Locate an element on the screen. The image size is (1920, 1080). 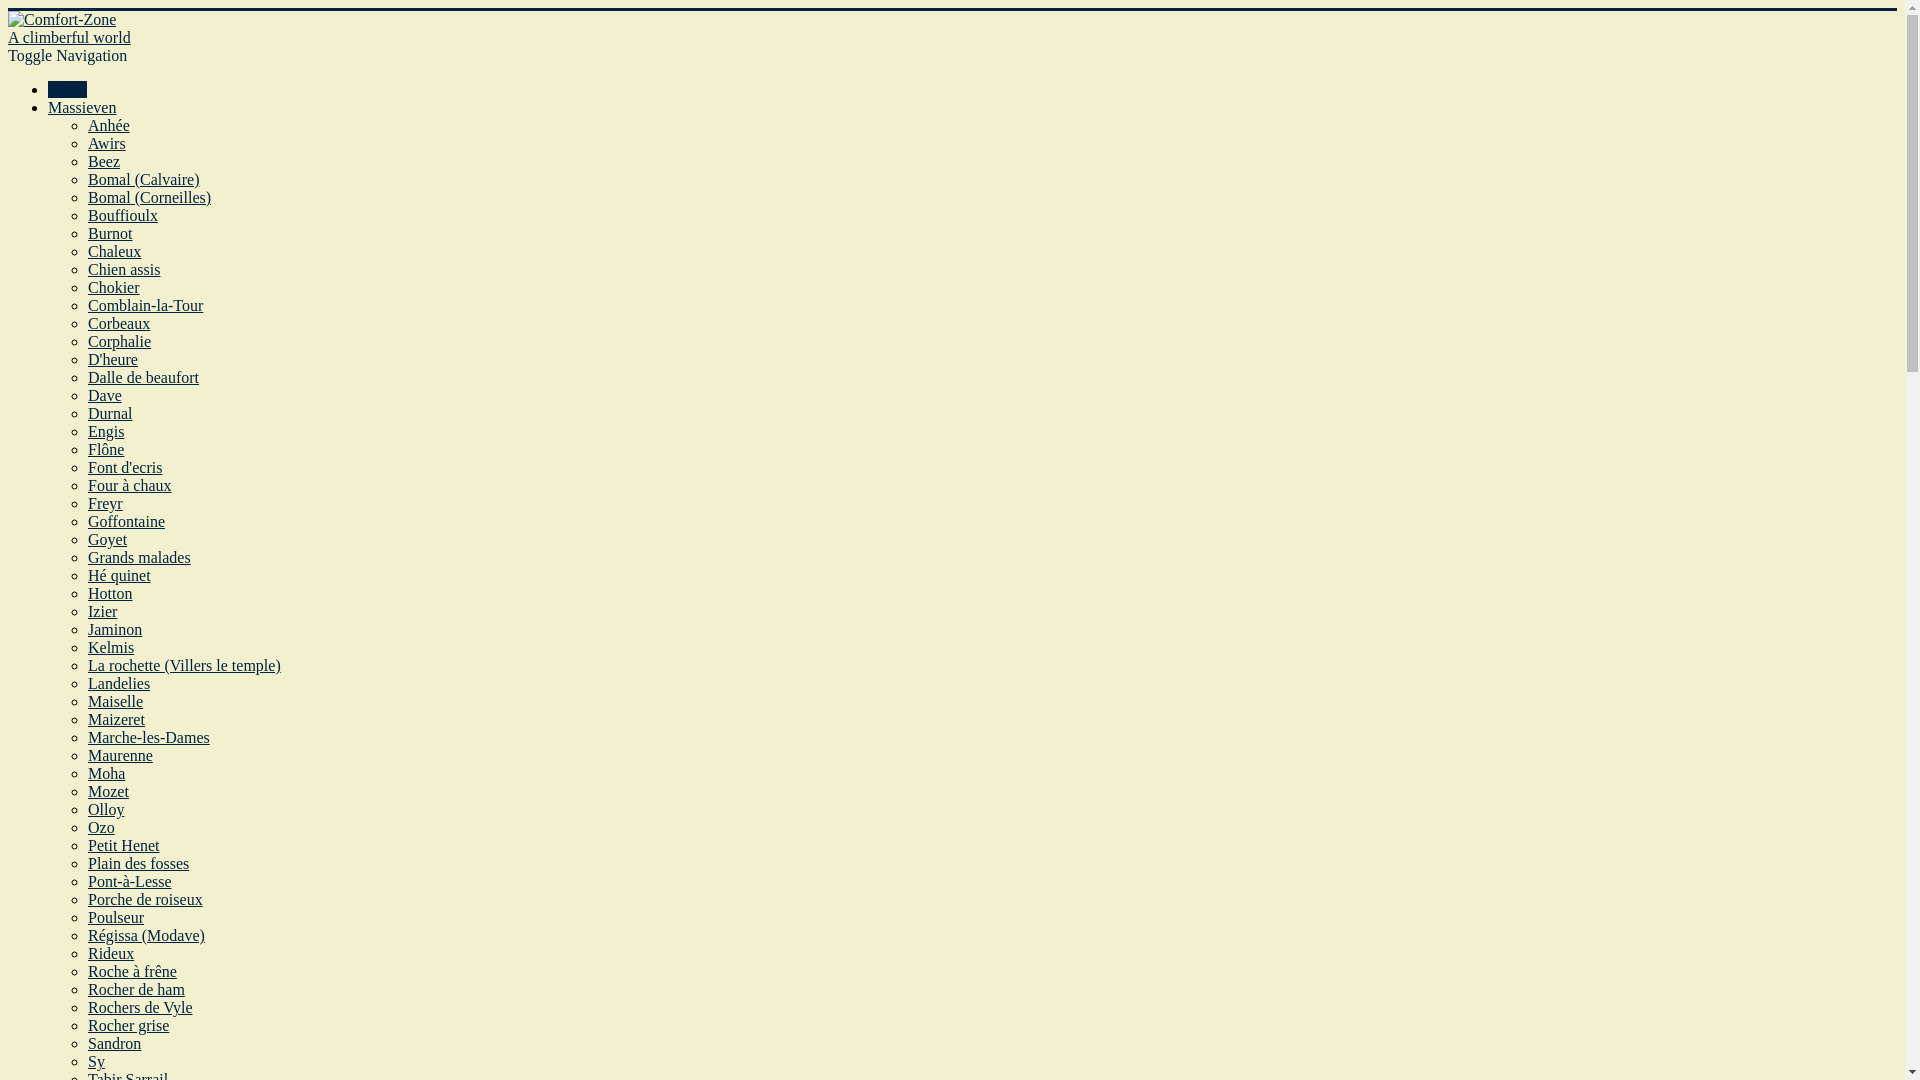
'Rocher de ham' is located at coordinates (135, 988).